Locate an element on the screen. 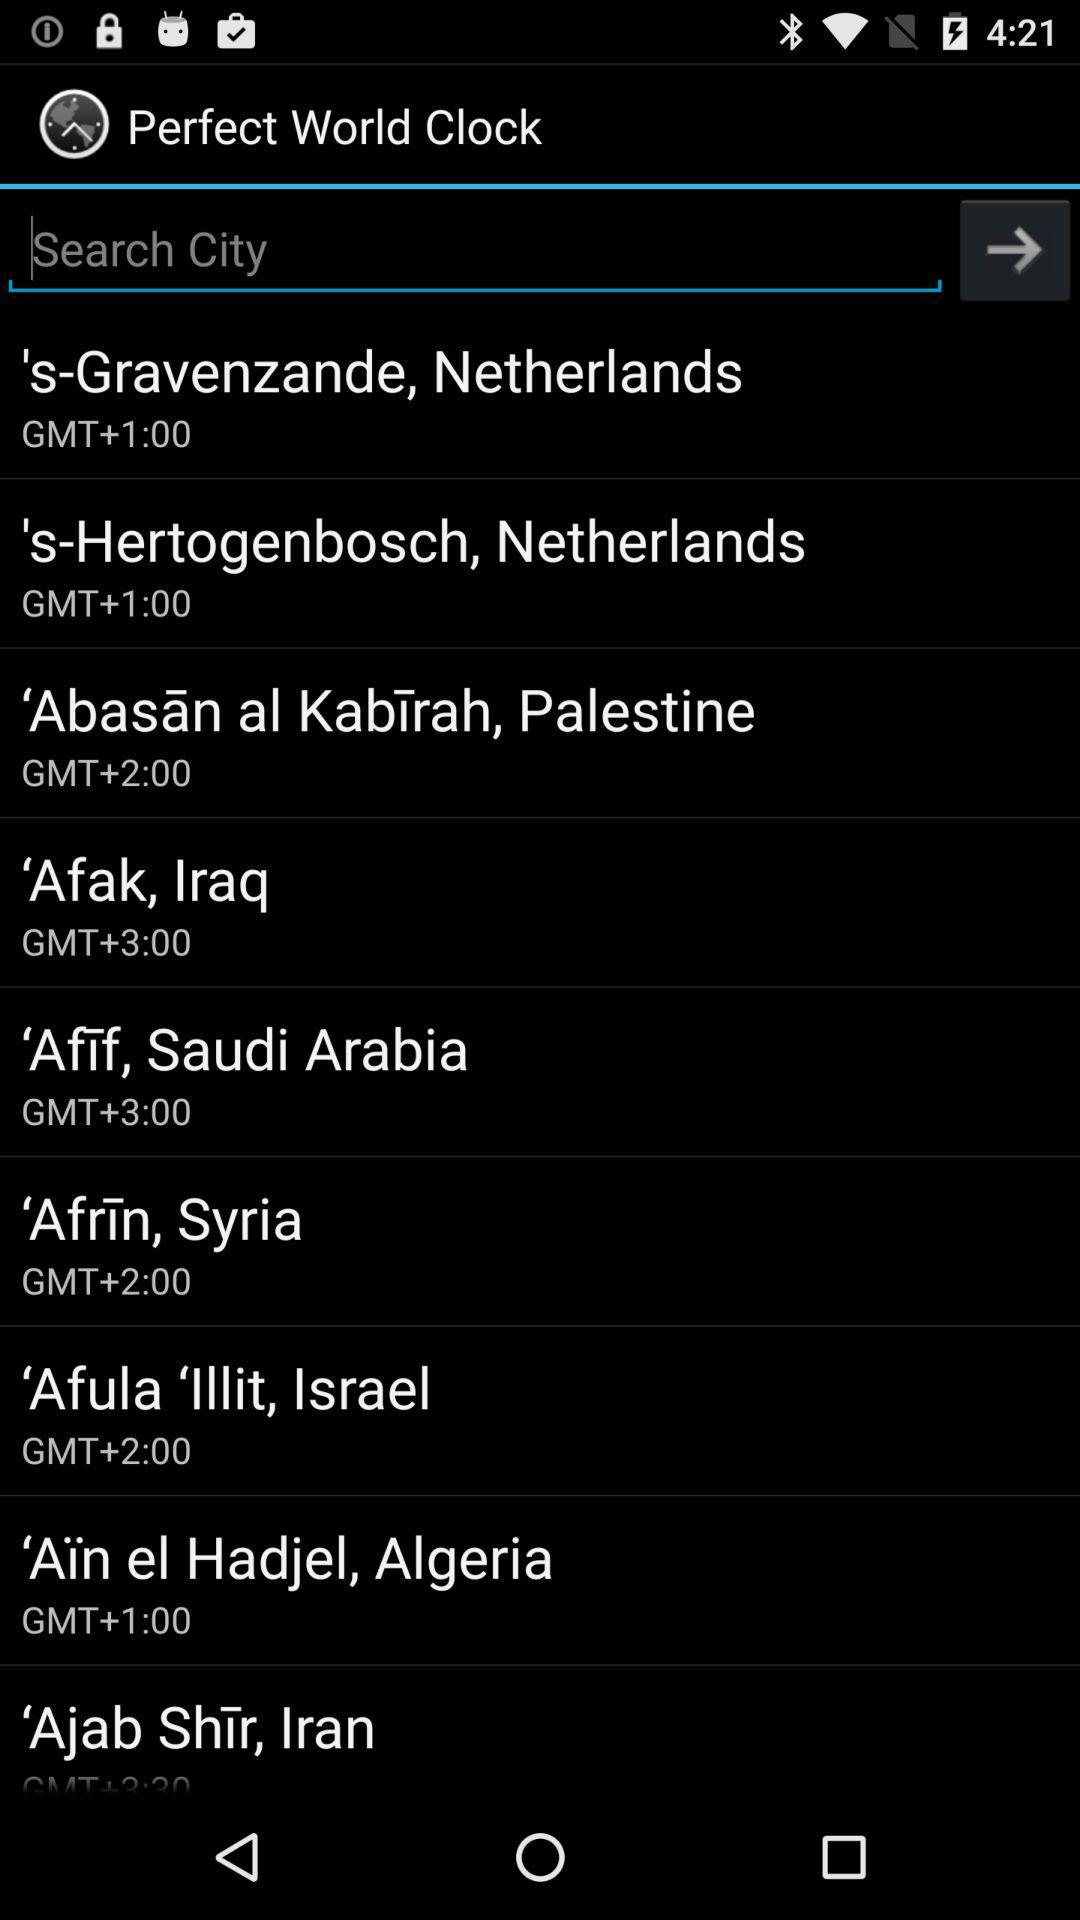  item above gmt+1:00 is located at coordinates (540, 1554).